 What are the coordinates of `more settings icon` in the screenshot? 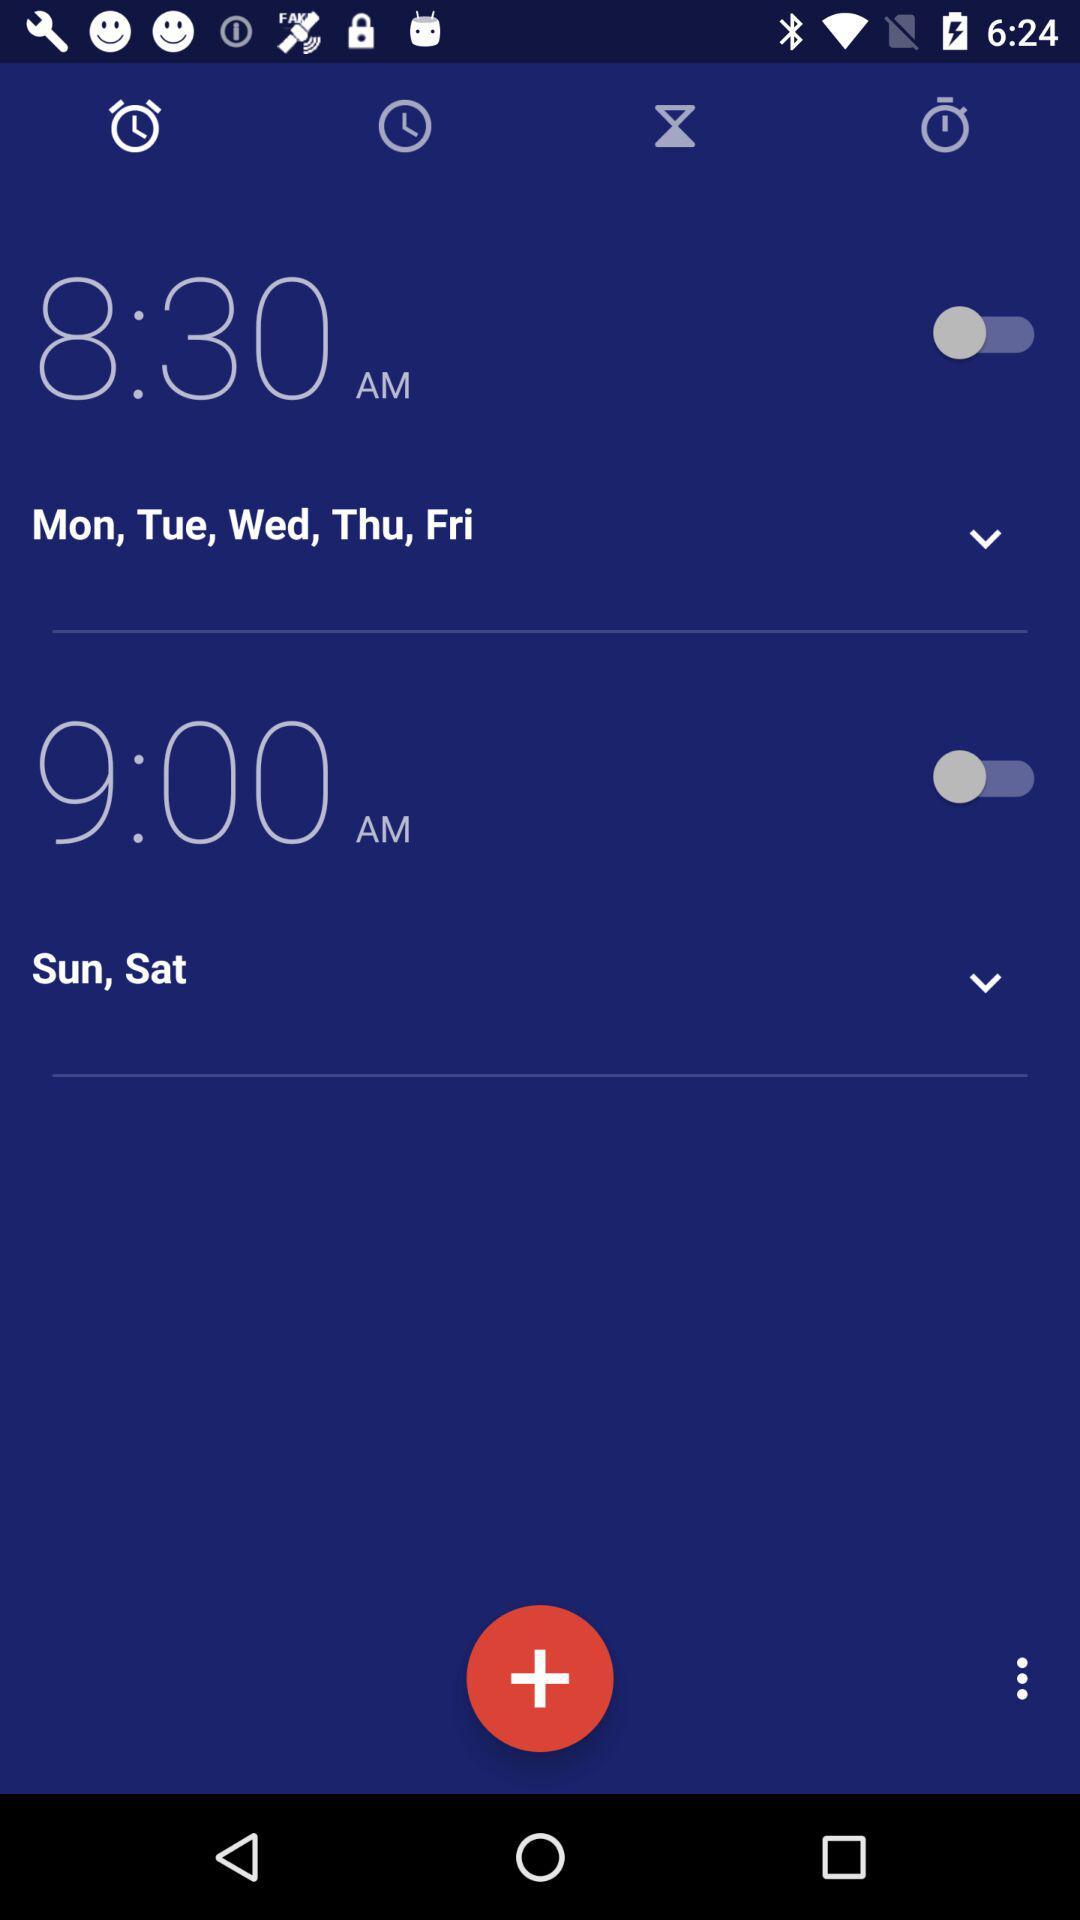 It's located at (1027, 1679).